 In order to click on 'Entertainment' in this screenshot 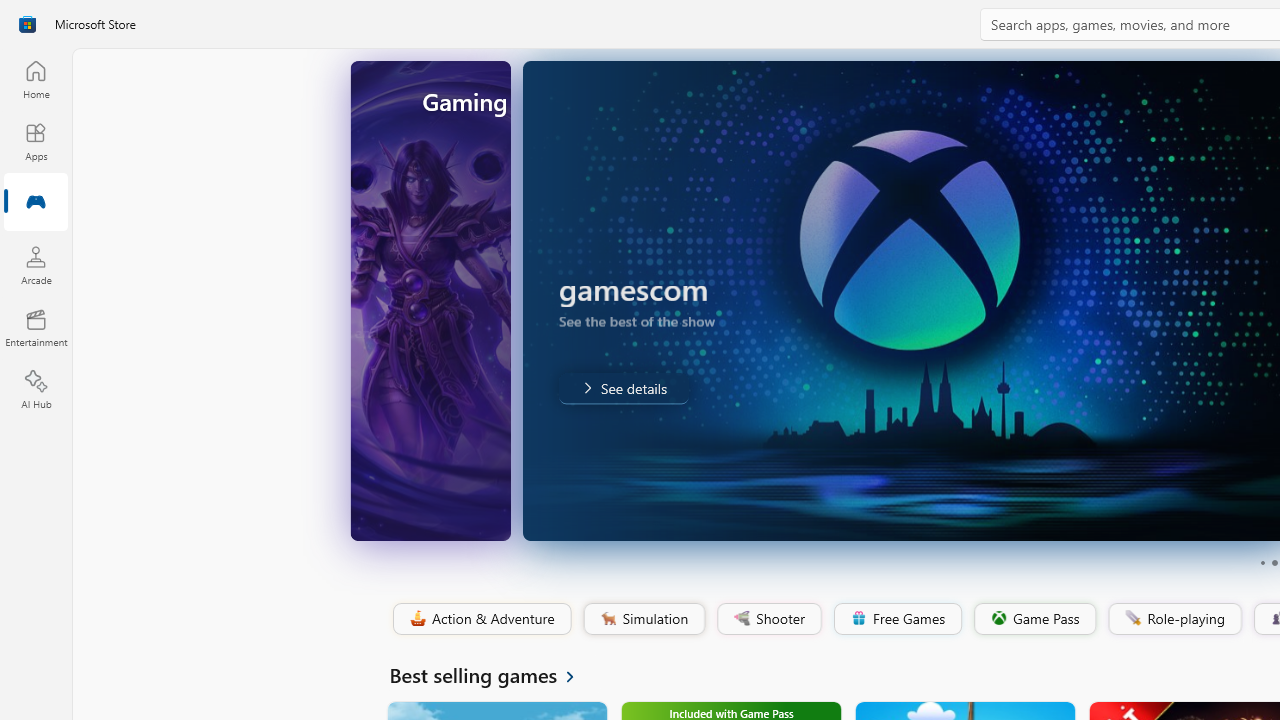, I will do `click(35, 326)`.